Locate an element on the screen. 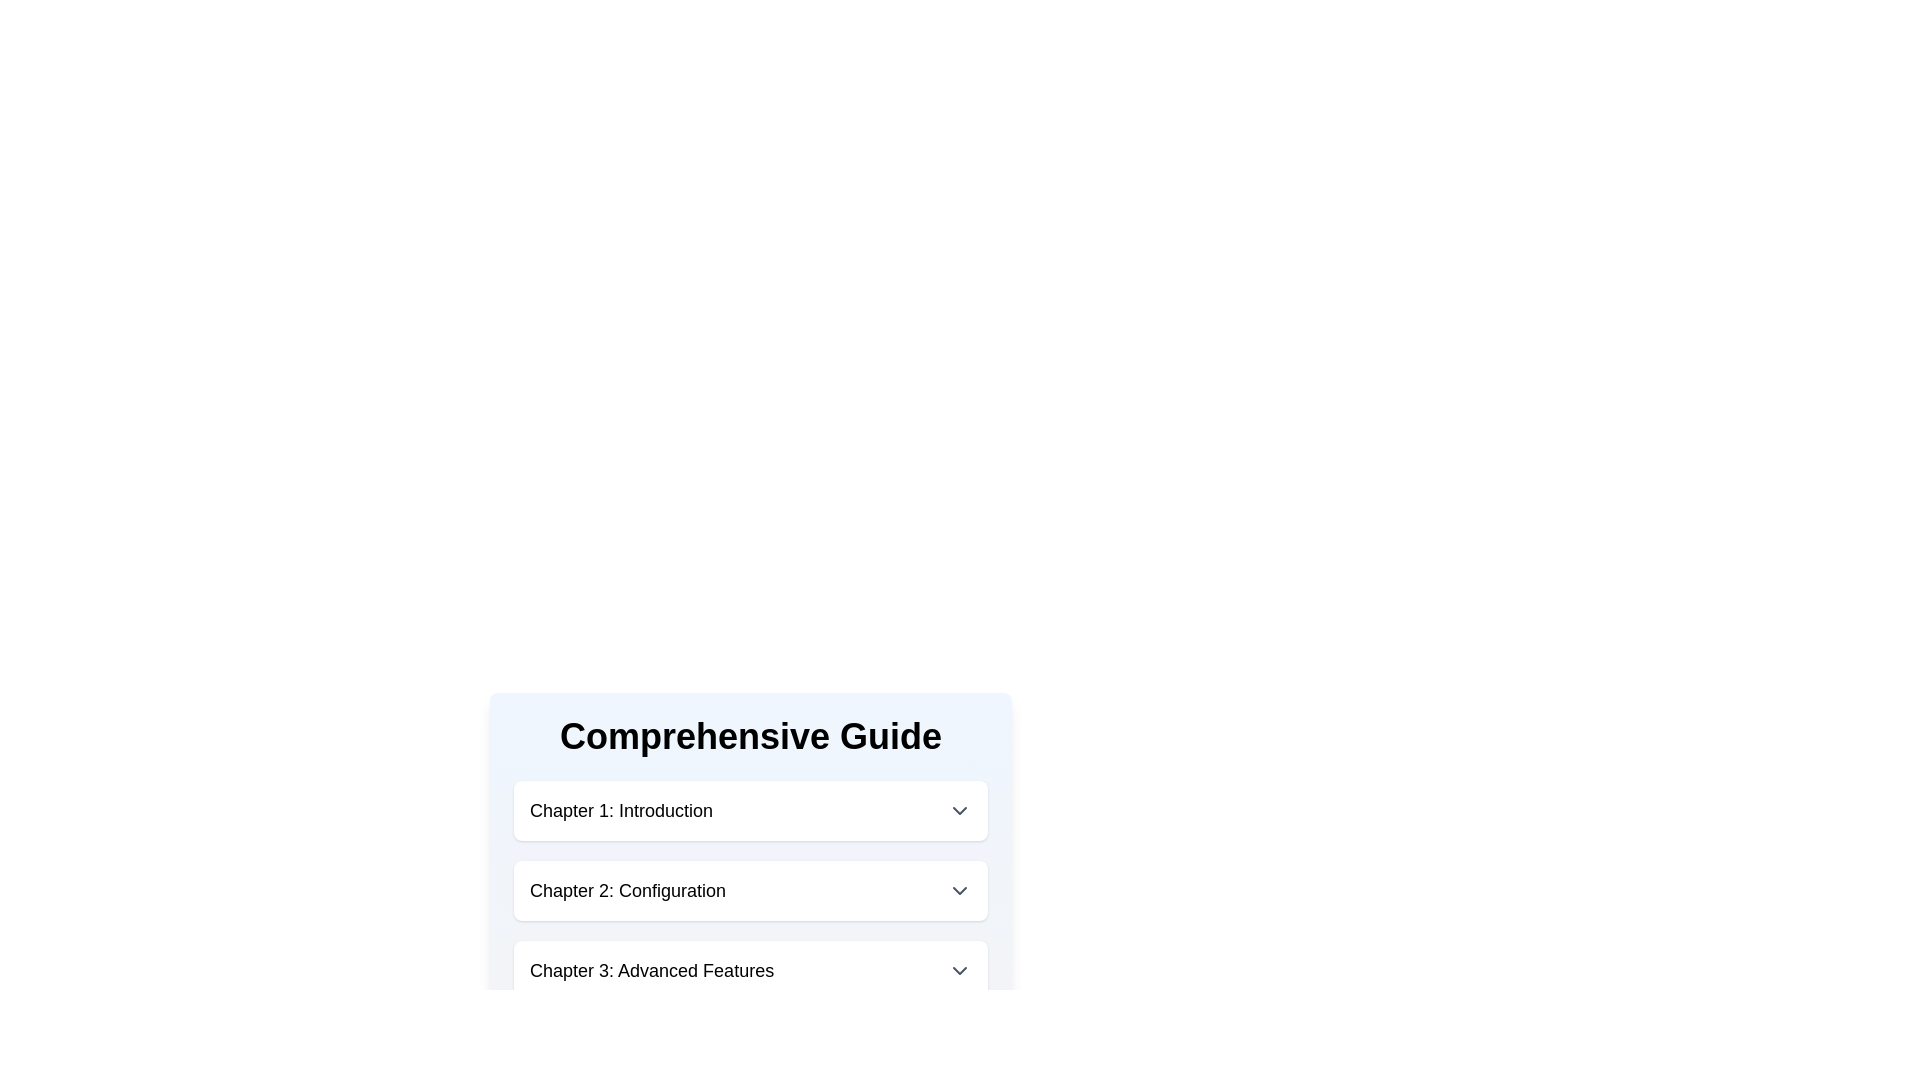 This screenshot has height=1080, width=1920. the third item in the vertically stacked list that acts as a collapsible section header for Chapter 3 is located at coordinates (749, 970).